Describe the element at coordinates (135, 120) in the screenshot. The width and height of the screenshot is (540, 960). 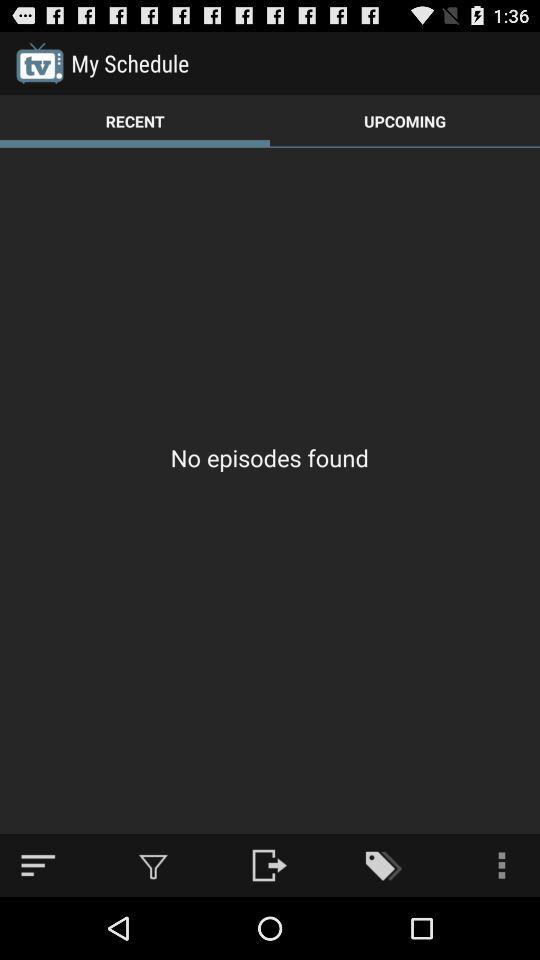
I see `the item next to upcoming` at that location.